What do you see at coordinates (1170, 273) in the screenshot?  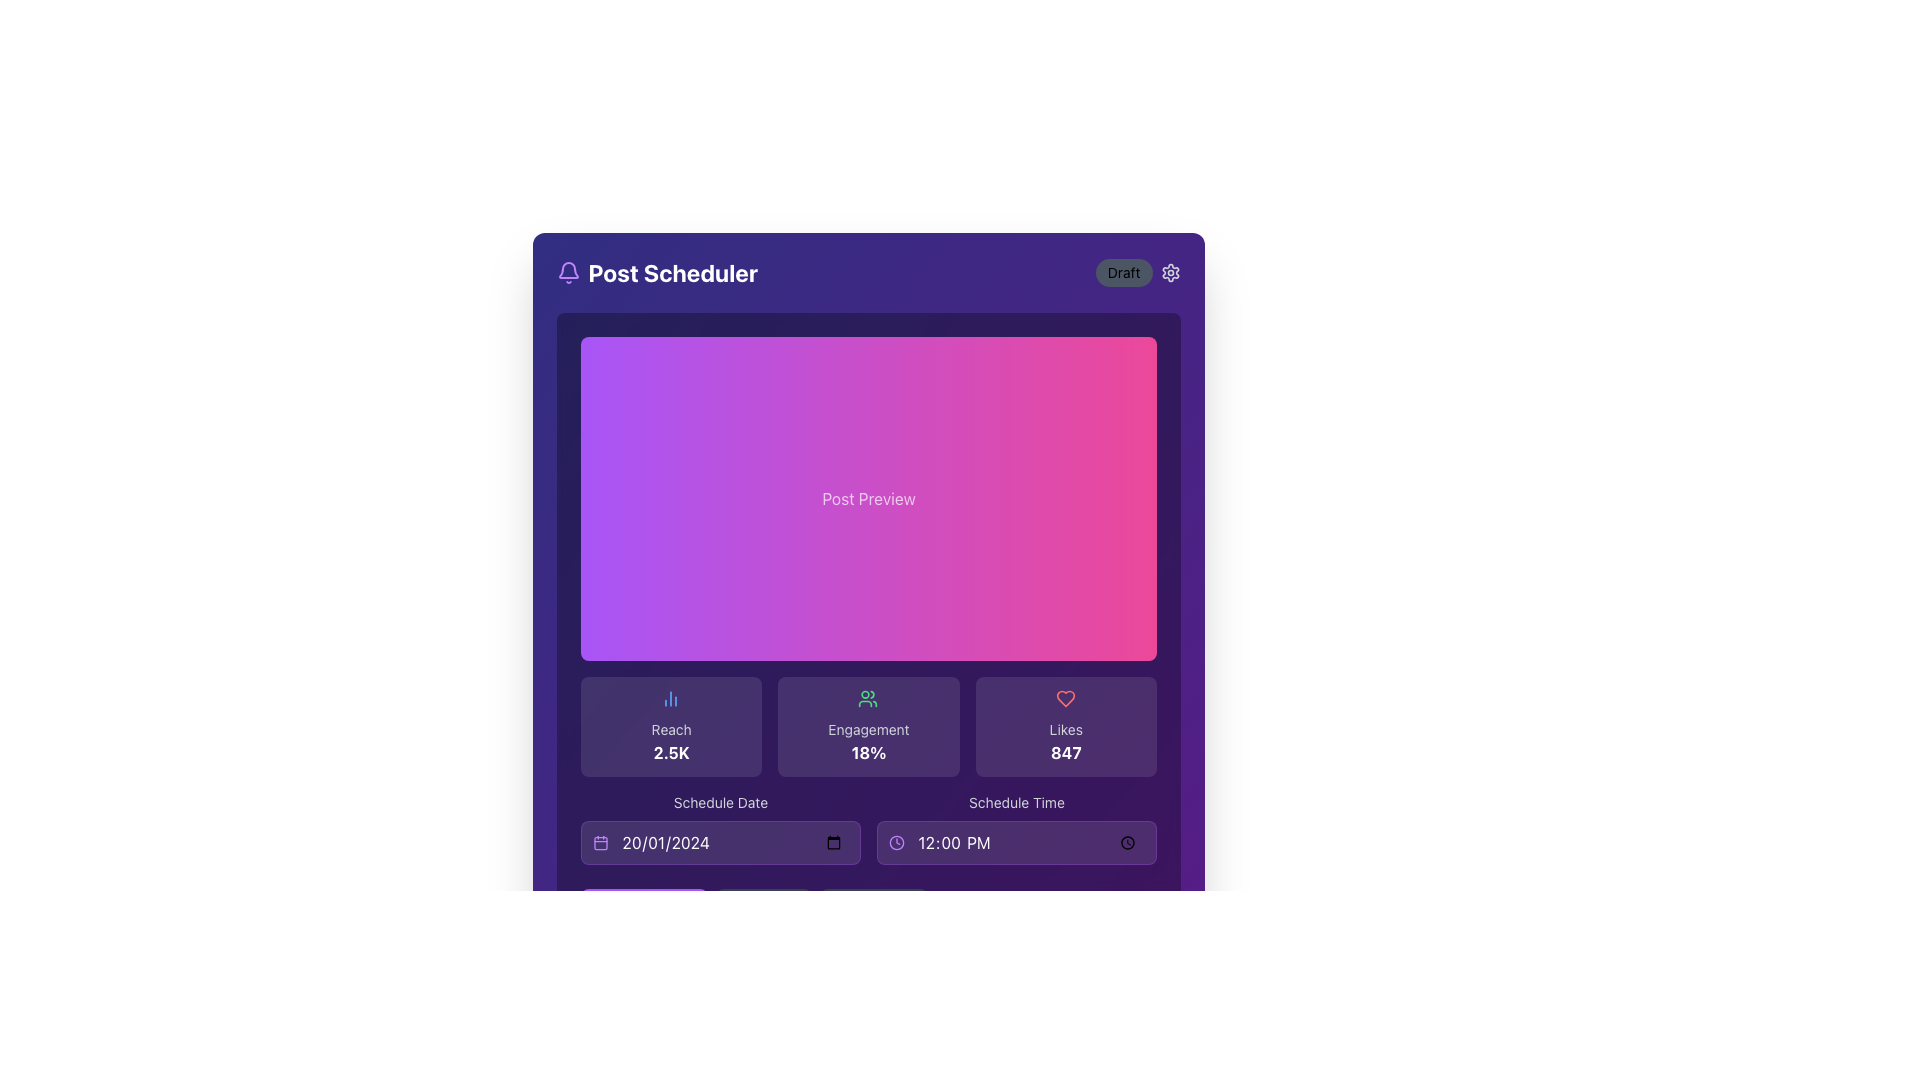 I see `the icon button in the top-right corner of the interface` at bounding box center [1170, 273].